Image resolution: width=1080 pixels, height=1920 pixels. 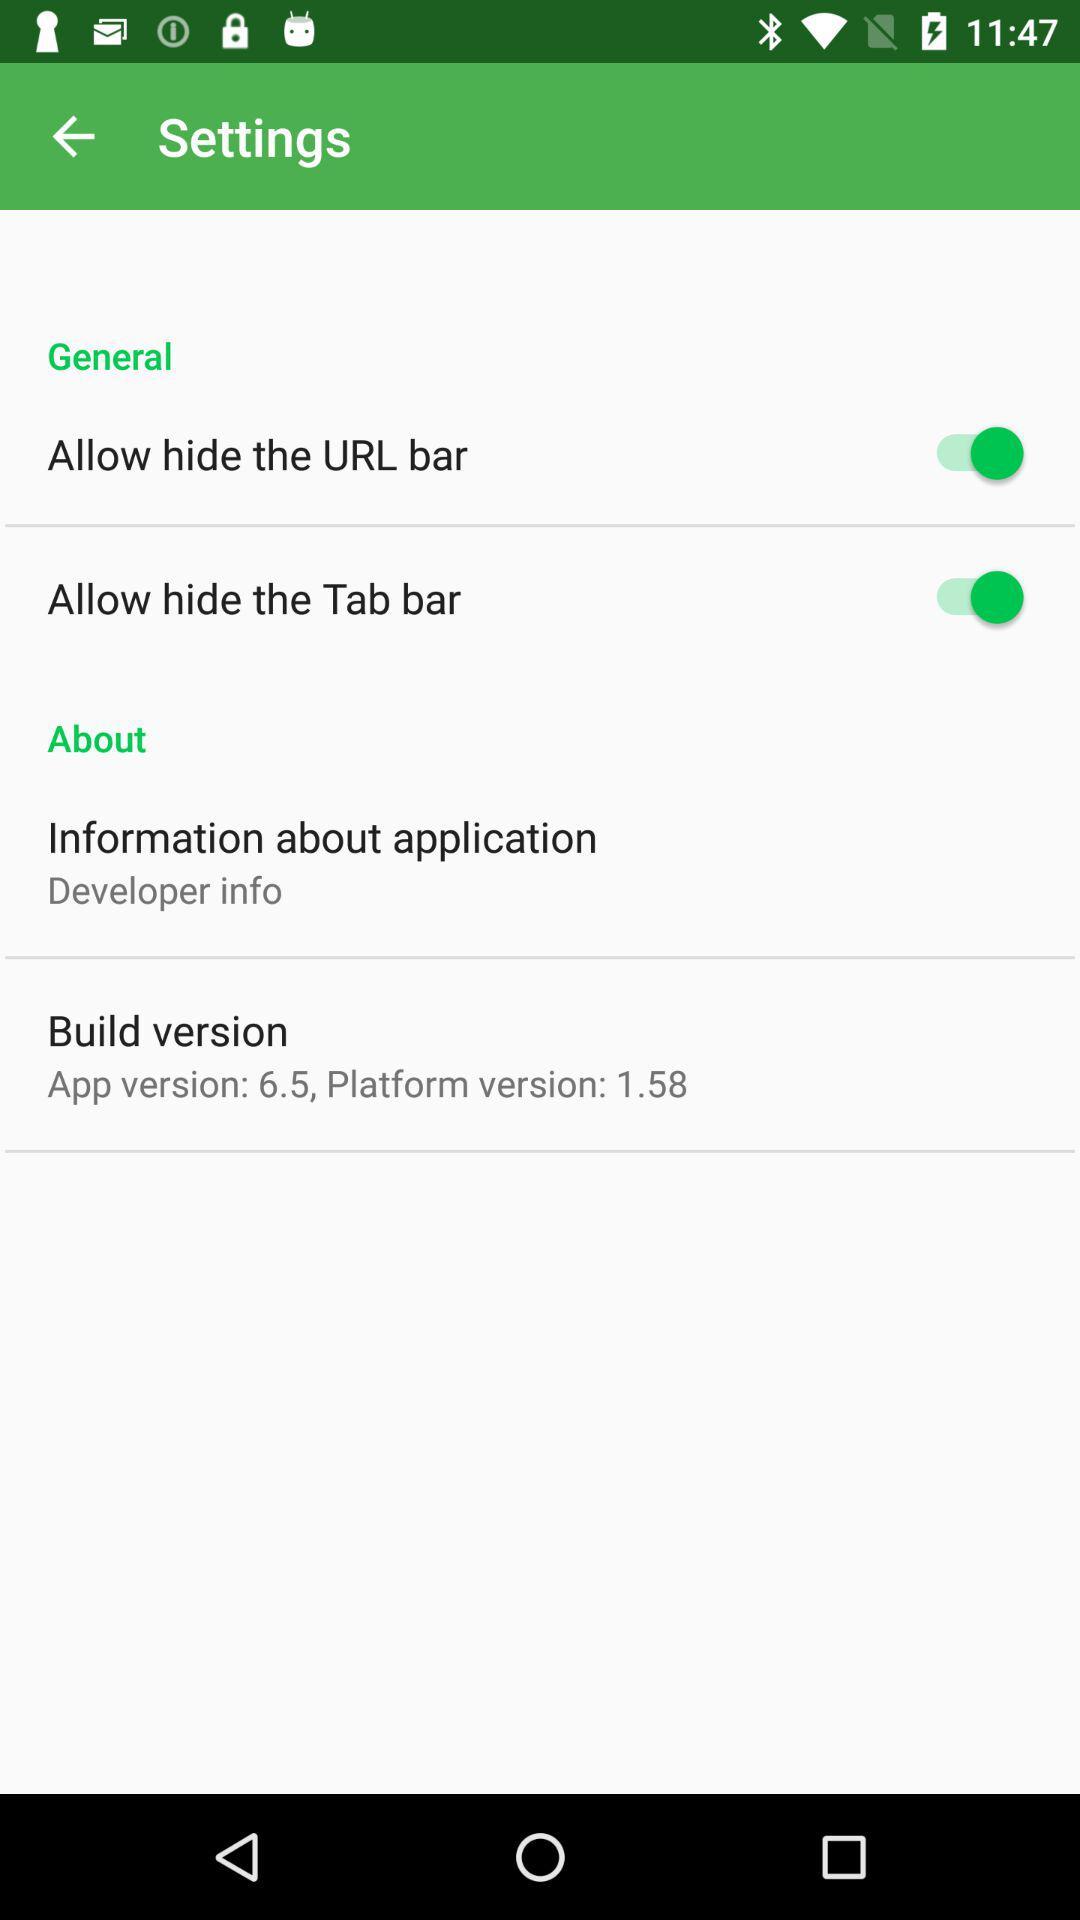 What do you see at coordinates (540, 334) in the screenshot?
I see `general icon` at bounding box center [540, 334].